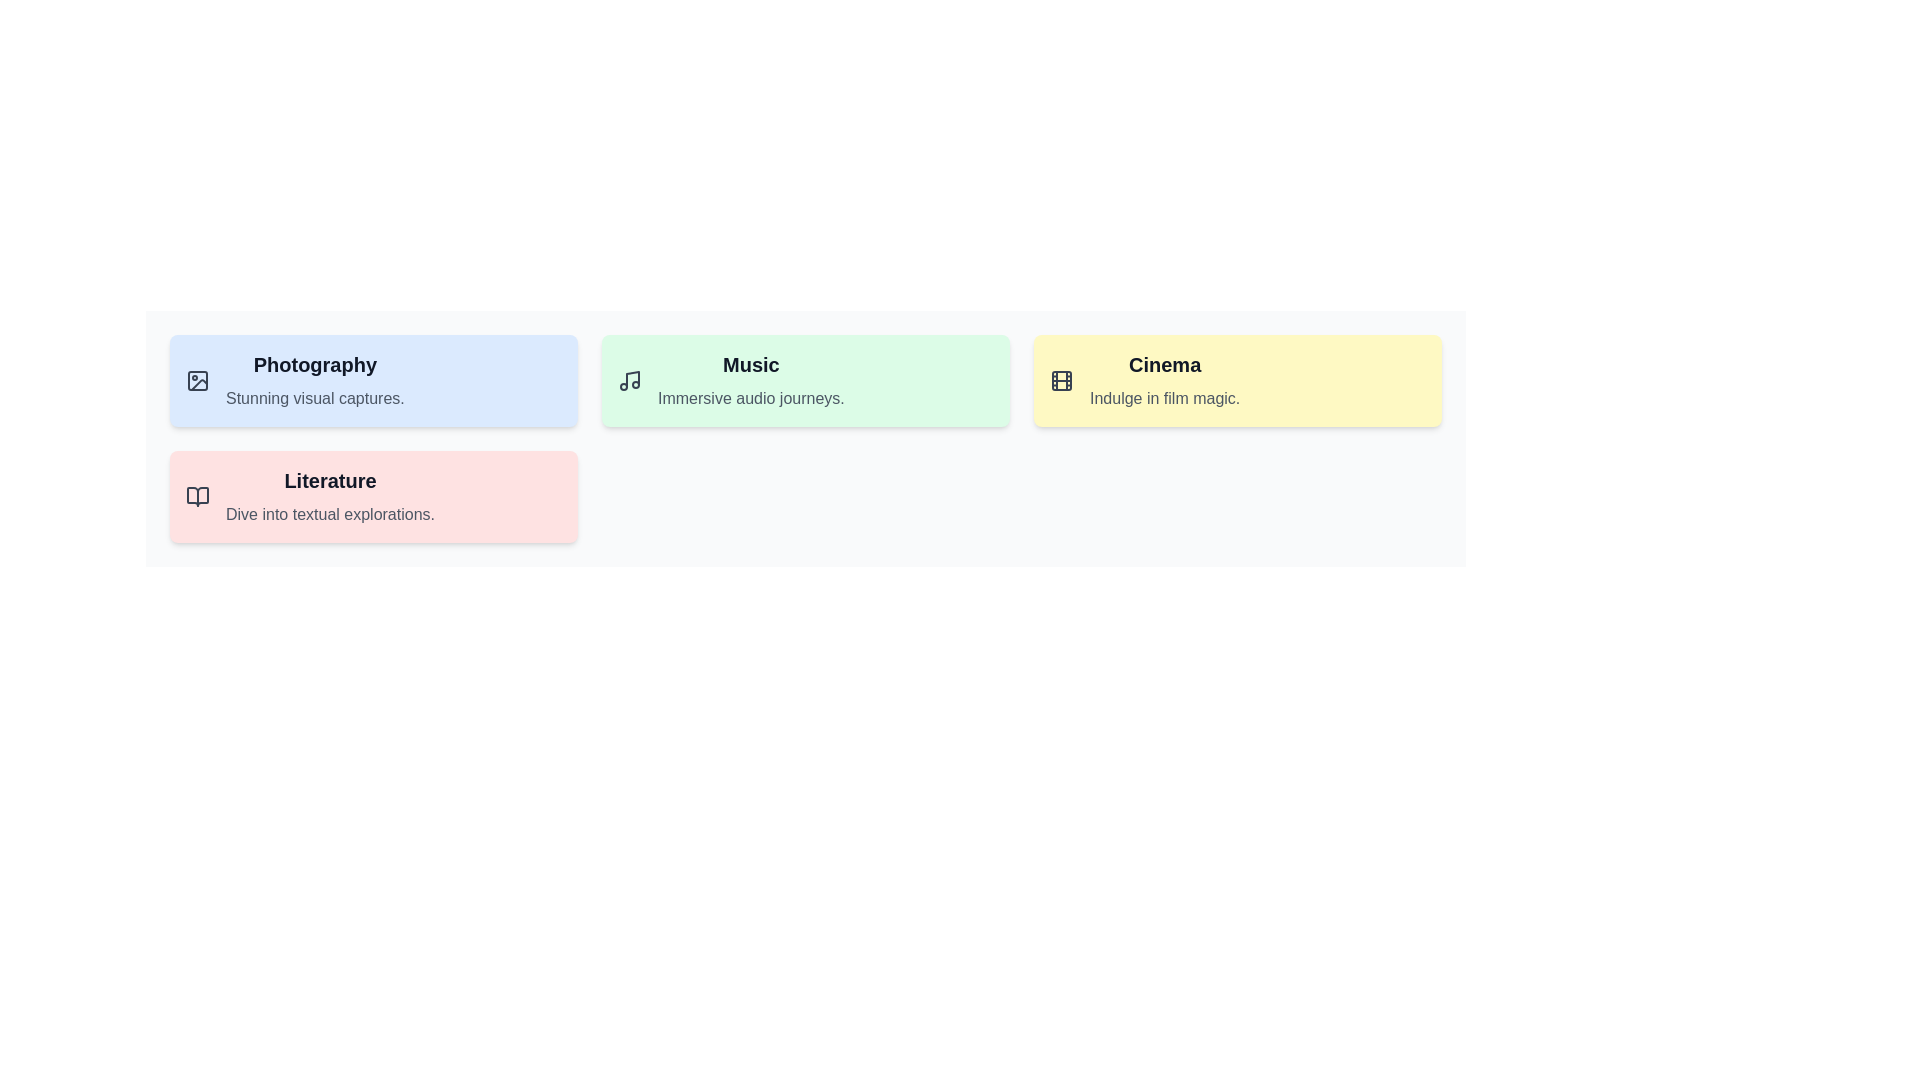 The image size is (1920, 1080). What do you see at coordinates (1165, 398) in the screenshot?
I see `the text label that reads 'Indulge in film magic.' which is positioned below the title 'Cinema' in a light-gray font on a pale yellow background` at bounding box center [1165, 398].